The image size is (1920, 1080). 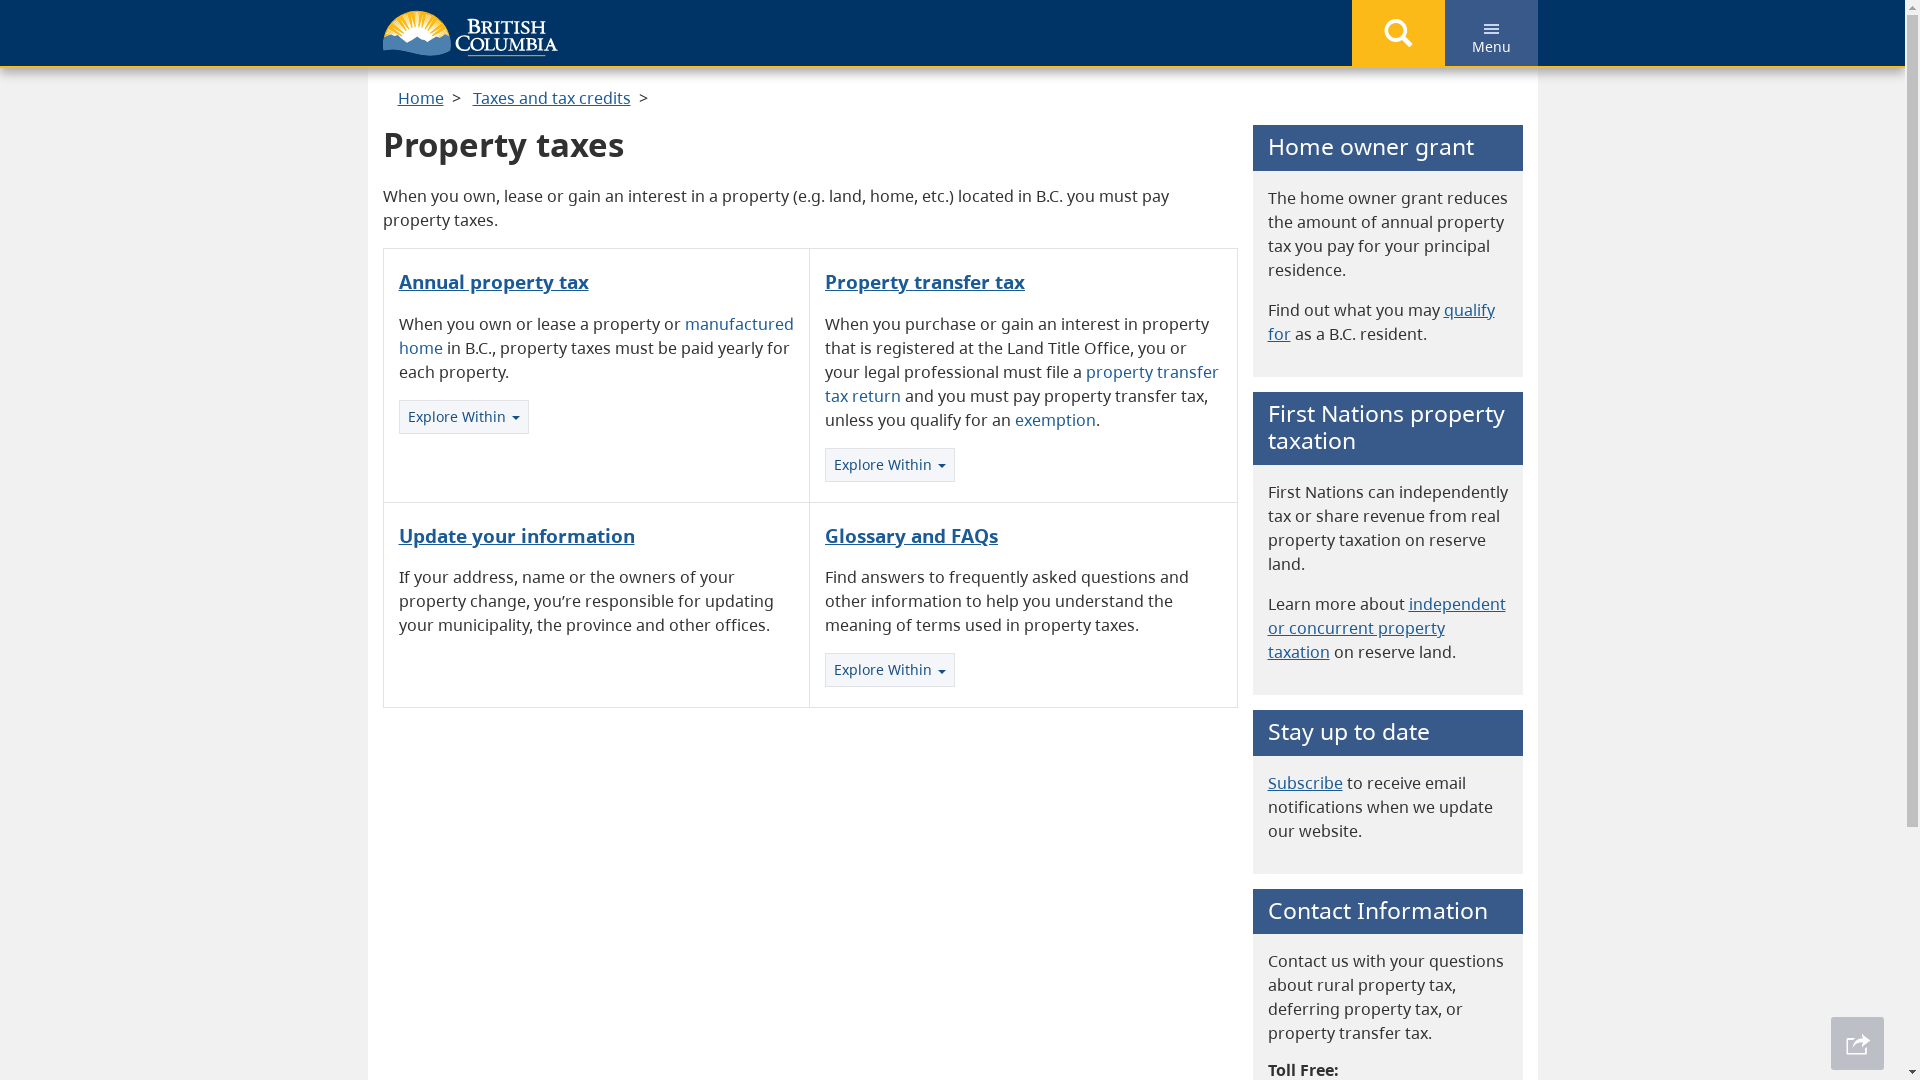 I want to click on 'Glossary and FAQs', so click(x=910, y=534).